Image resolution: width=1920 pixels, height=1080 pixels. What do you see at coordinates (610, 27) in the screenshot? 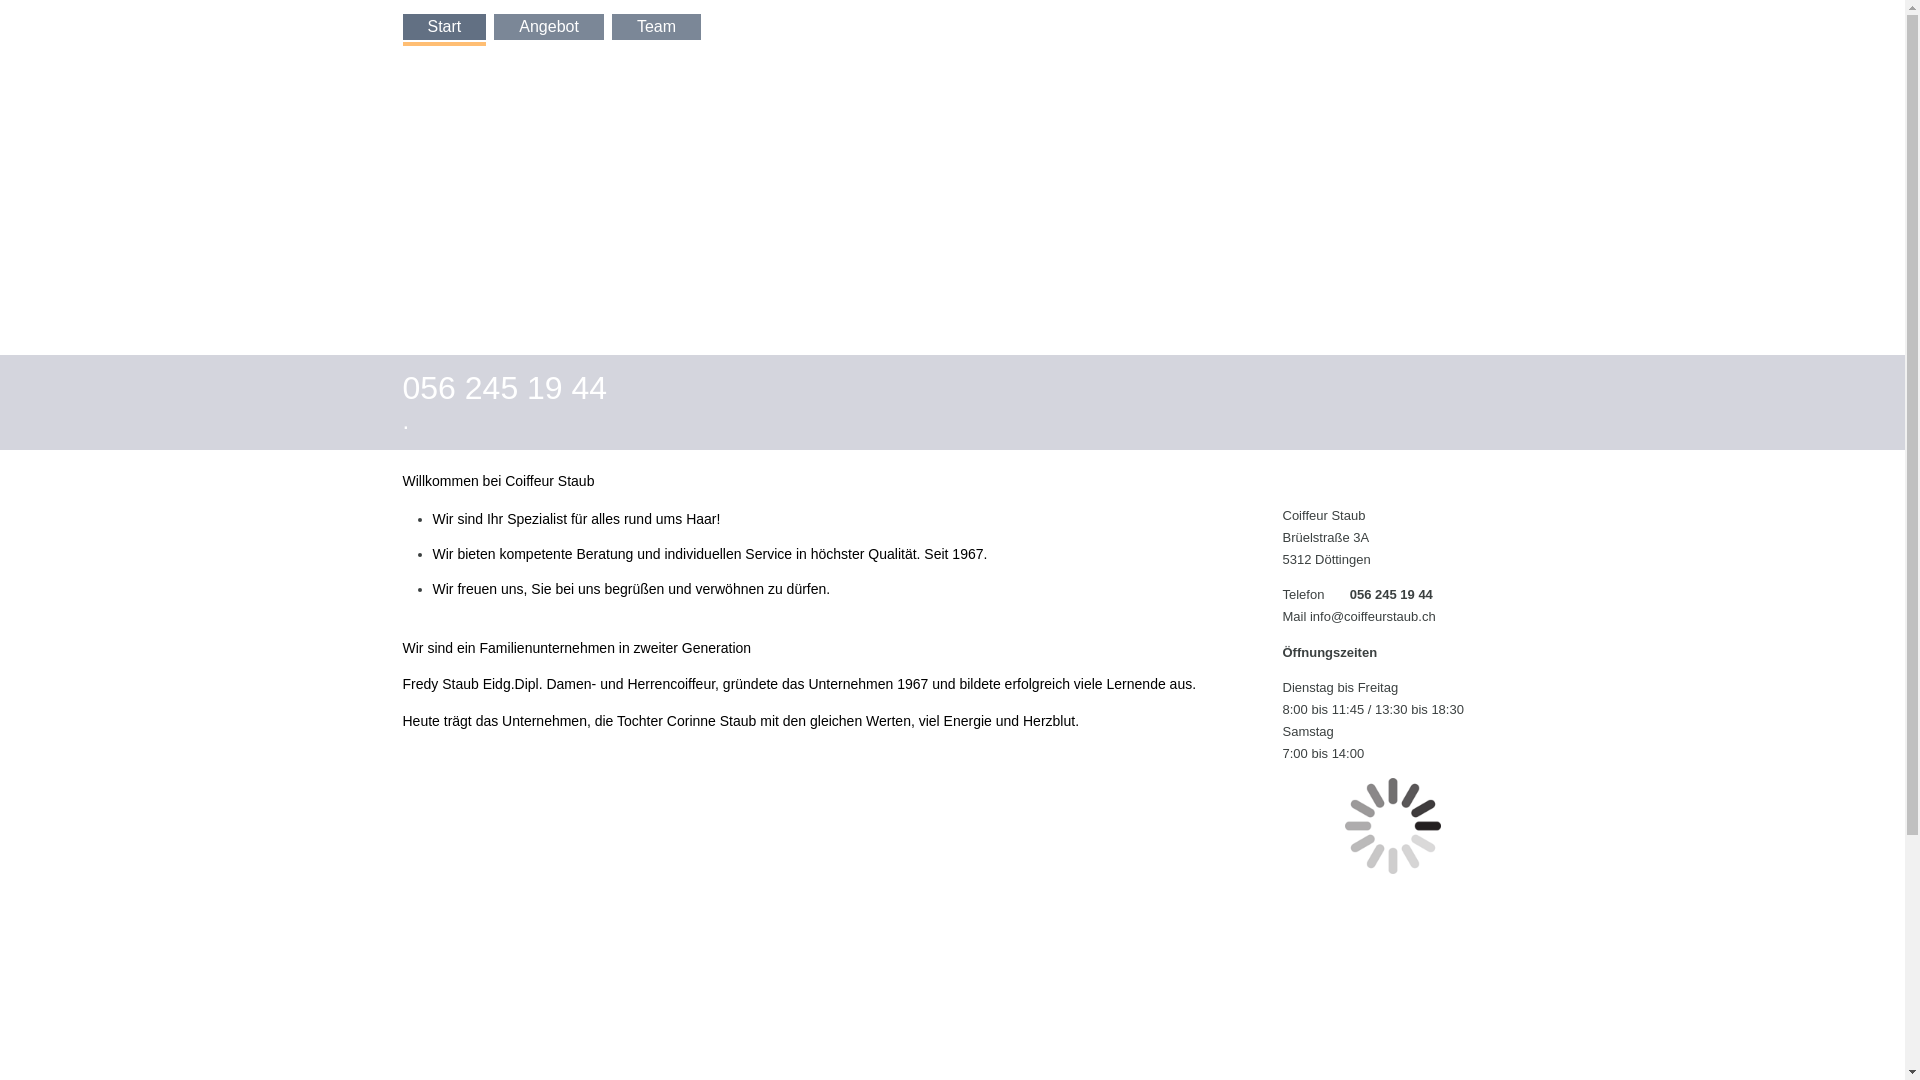
I see `'Team'` at bounding box center [610, 27].